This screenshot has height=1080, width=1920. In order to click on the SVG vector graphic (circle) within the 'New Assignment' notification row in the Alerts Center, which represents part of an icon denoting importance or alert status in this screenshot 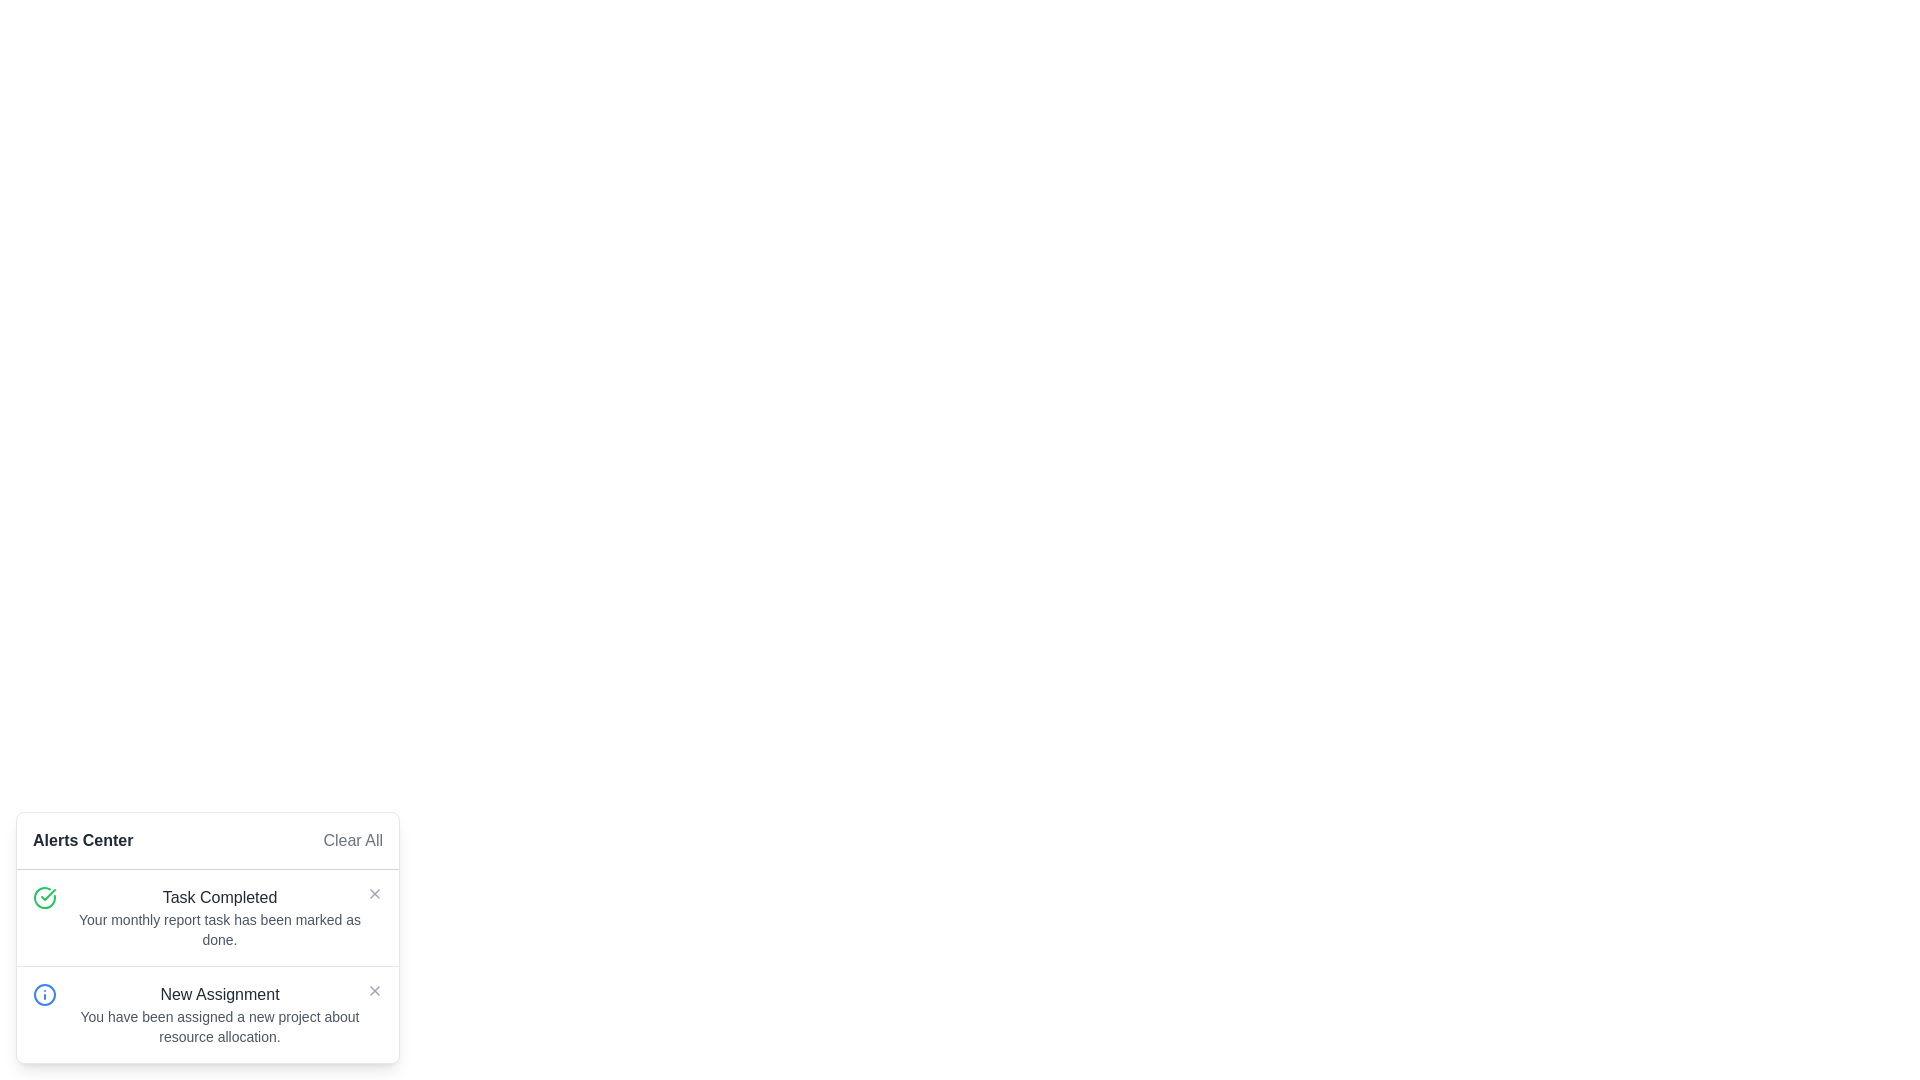, I will do `click(44, 995)`.